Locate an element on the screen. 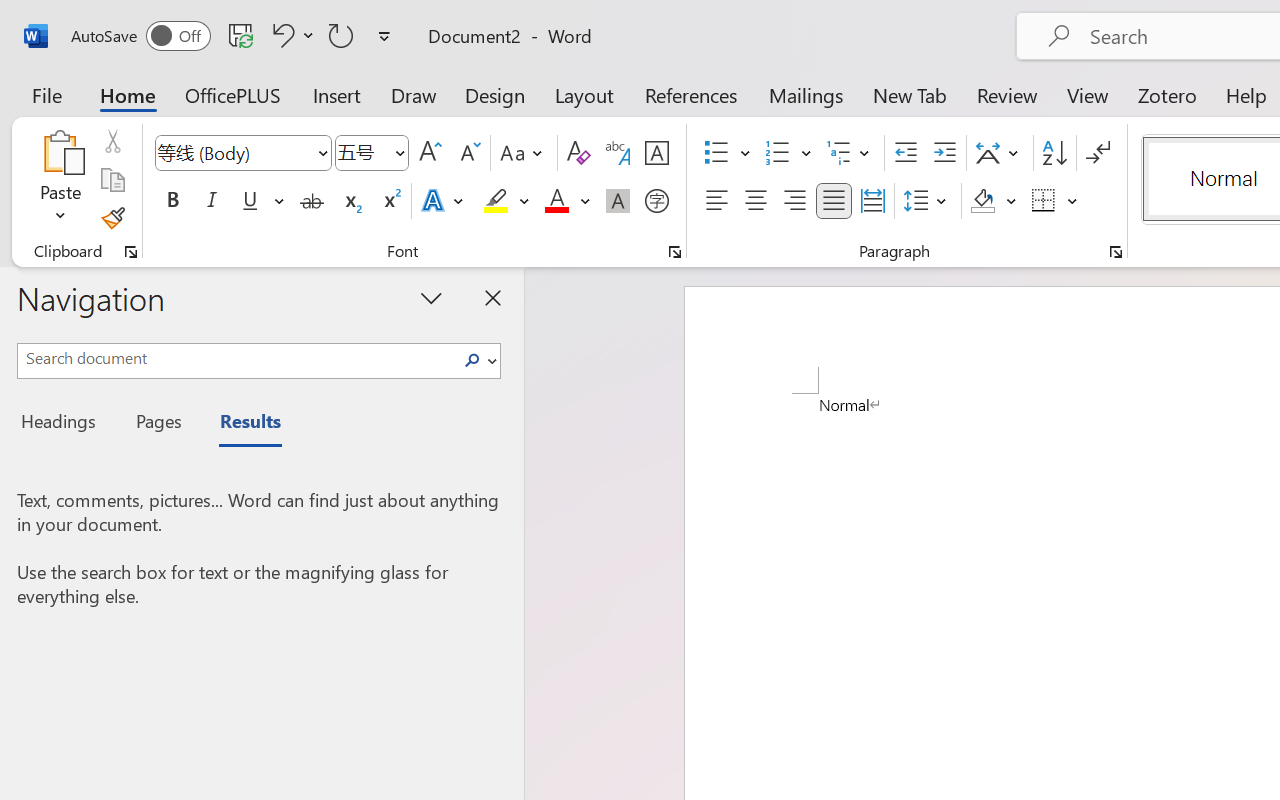 Image resolution: width=1280 pixels, height=800 pixels. 'Increase Indent' is located at coordinates (943, 153).